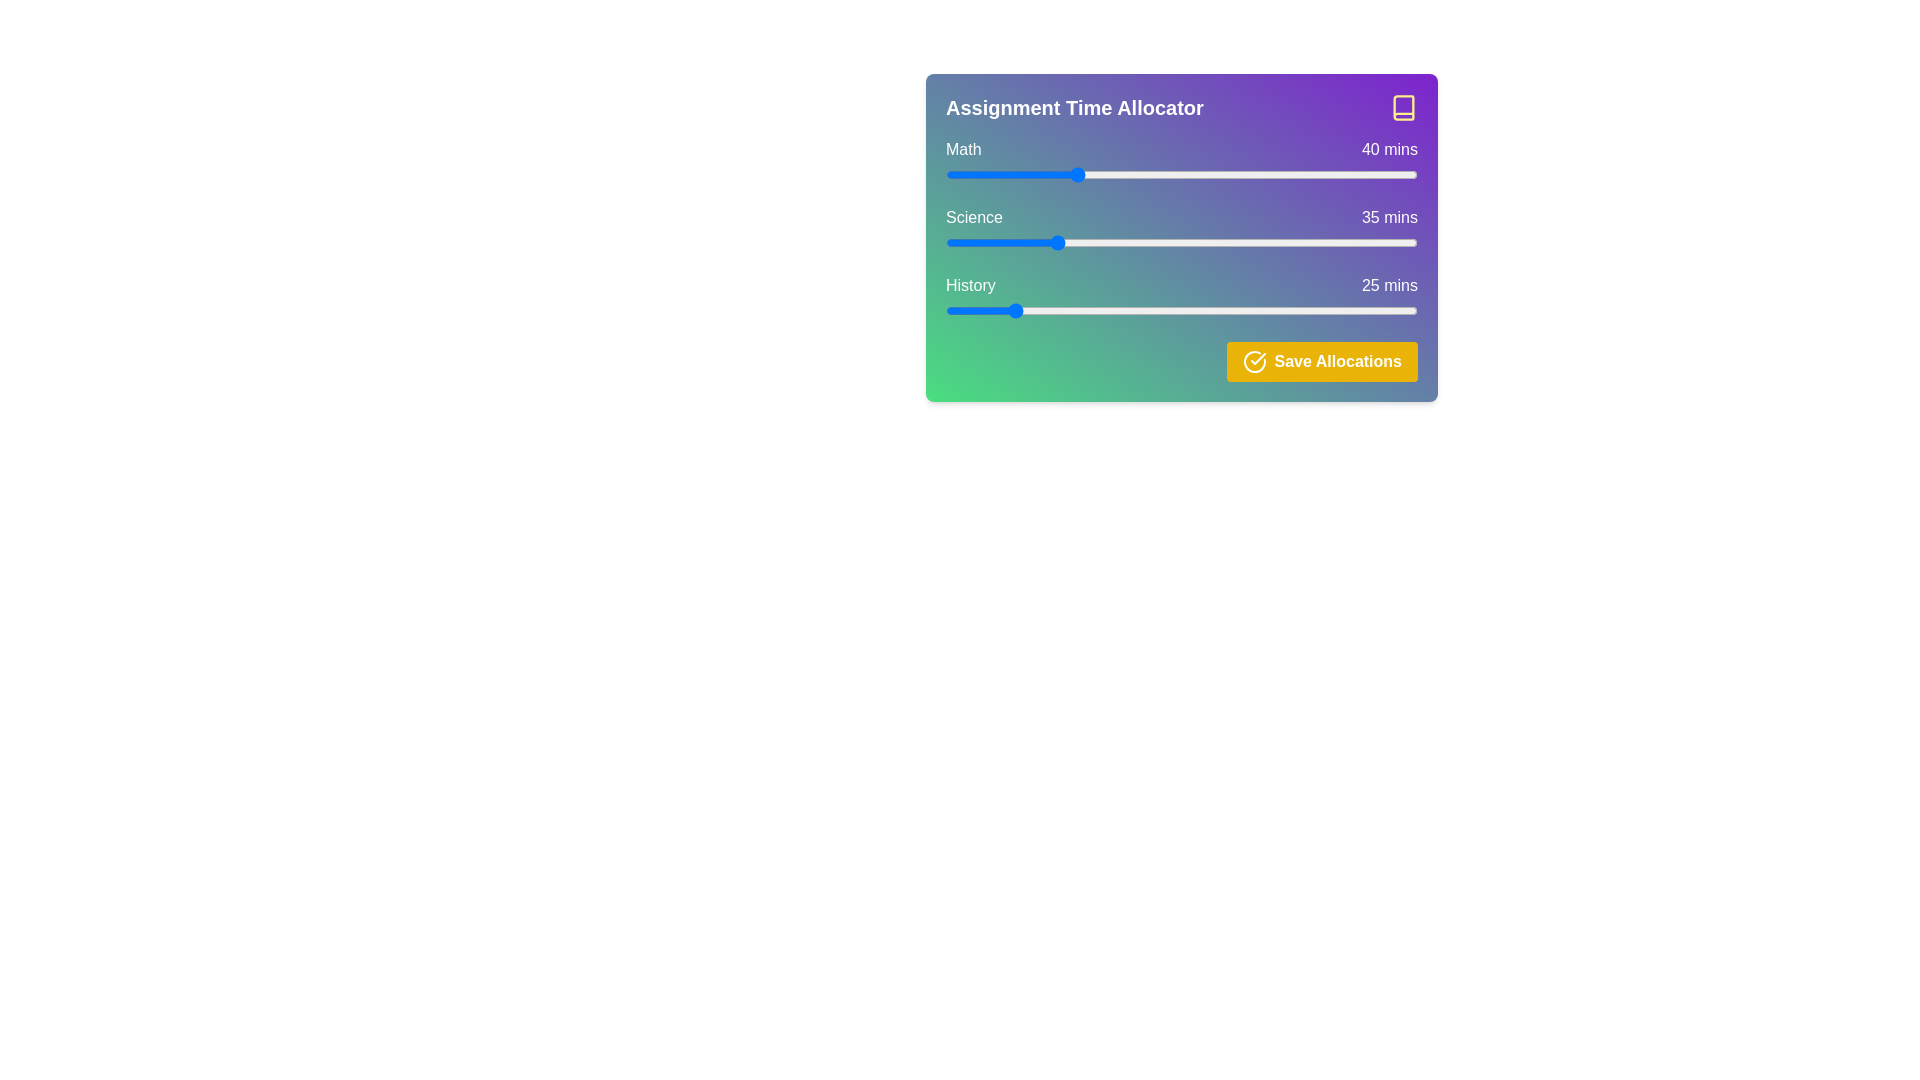 Image resolution: width=1920 pixels, height=1080 pixels. I want to click on allocation time, so click(1199, 242).